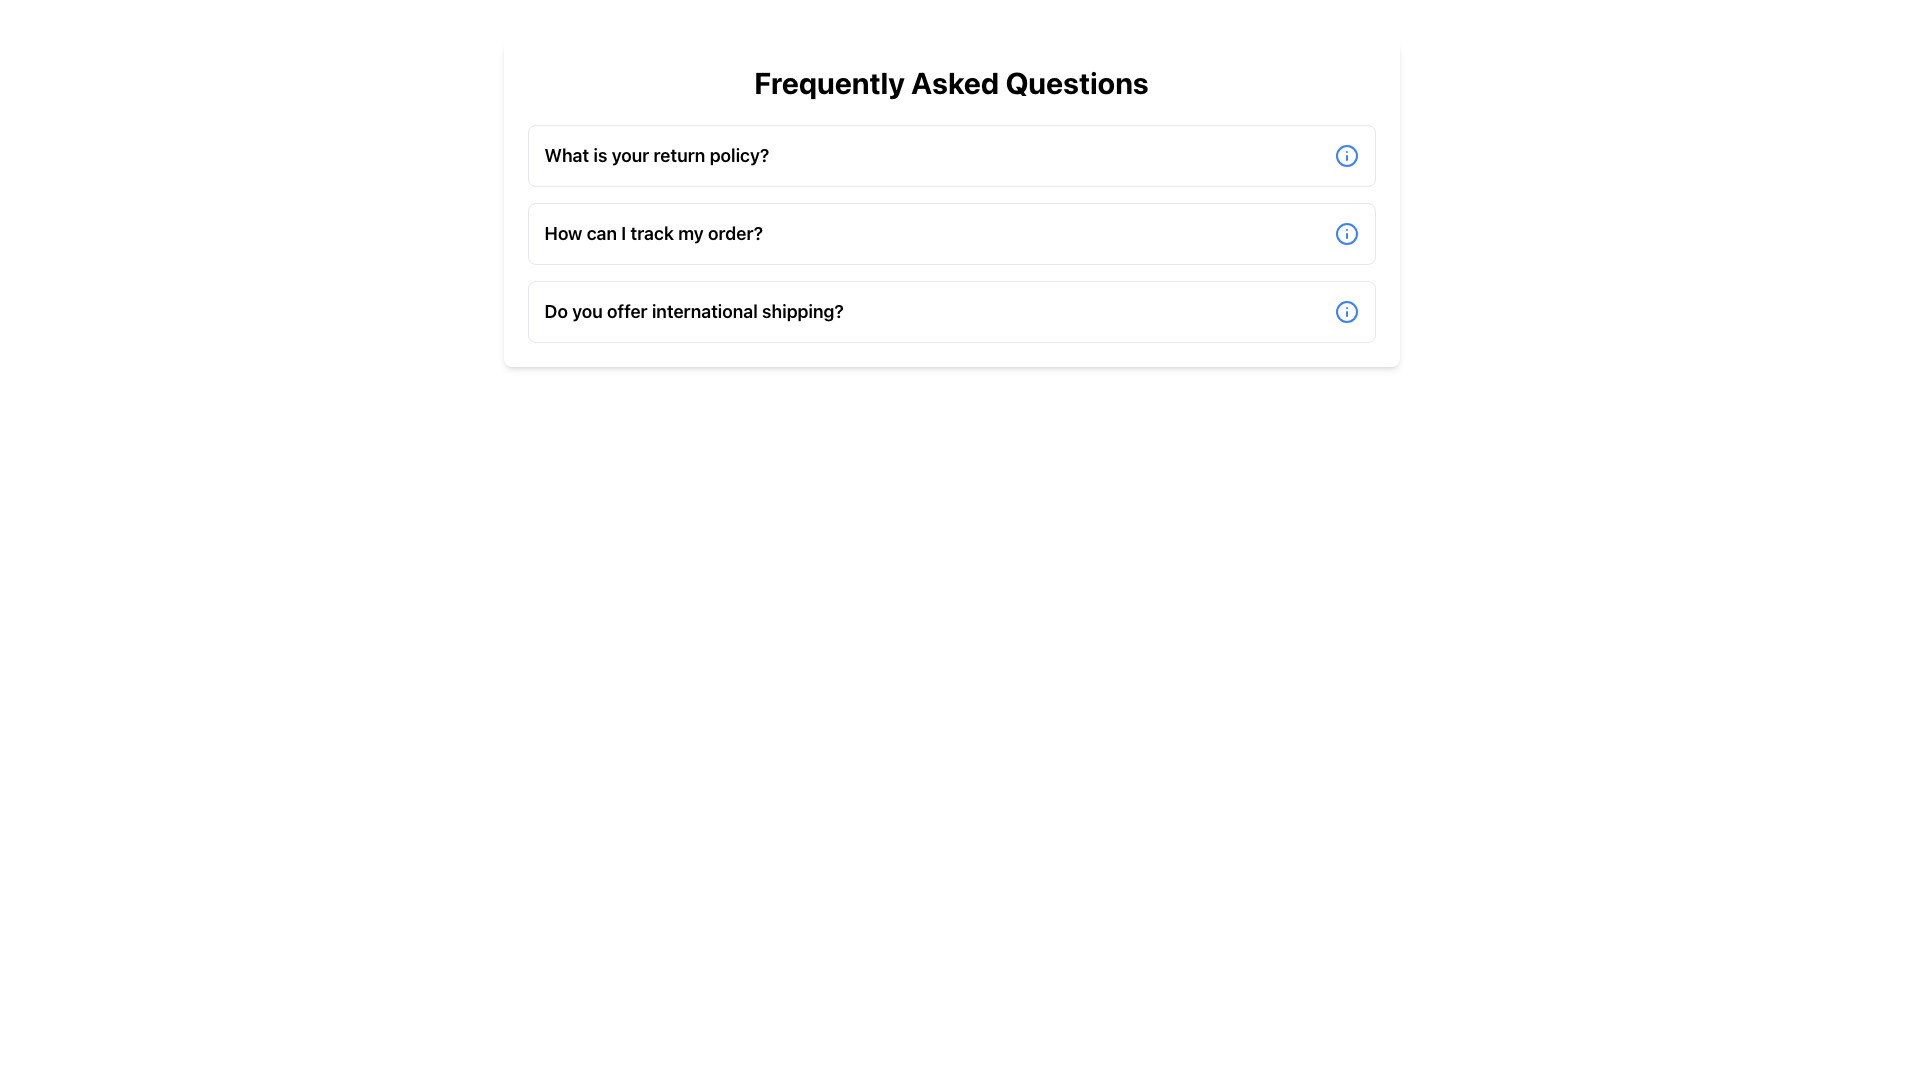  Describe the element at coordinates (1346, 312) in the screenshot. I see `the info icon located at the far right of the row containing the question 'Do you offer international shipping?', which provides additional information when interacted with` at that location.